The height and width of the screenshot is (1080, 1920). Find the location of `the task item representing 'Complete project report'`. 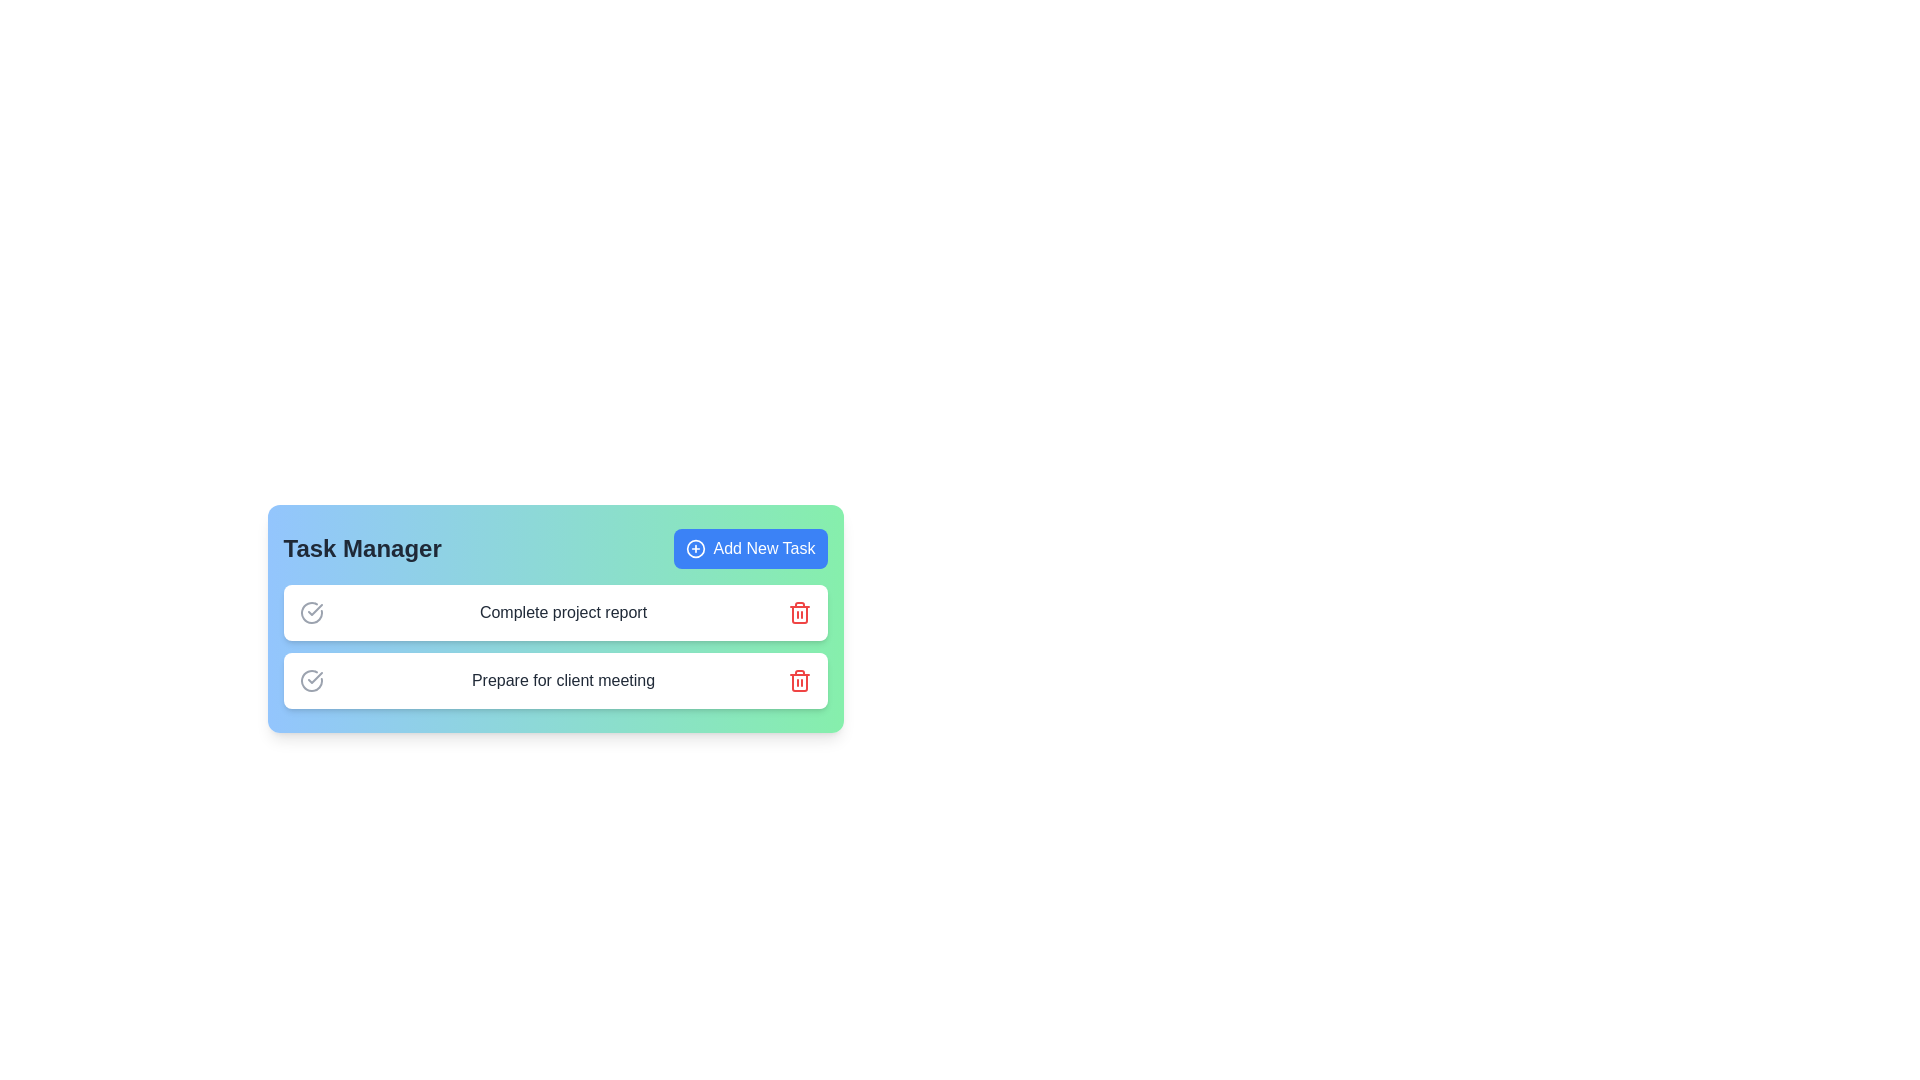

the task item representing 'Complete project report' is located at coordinates (555, 612).